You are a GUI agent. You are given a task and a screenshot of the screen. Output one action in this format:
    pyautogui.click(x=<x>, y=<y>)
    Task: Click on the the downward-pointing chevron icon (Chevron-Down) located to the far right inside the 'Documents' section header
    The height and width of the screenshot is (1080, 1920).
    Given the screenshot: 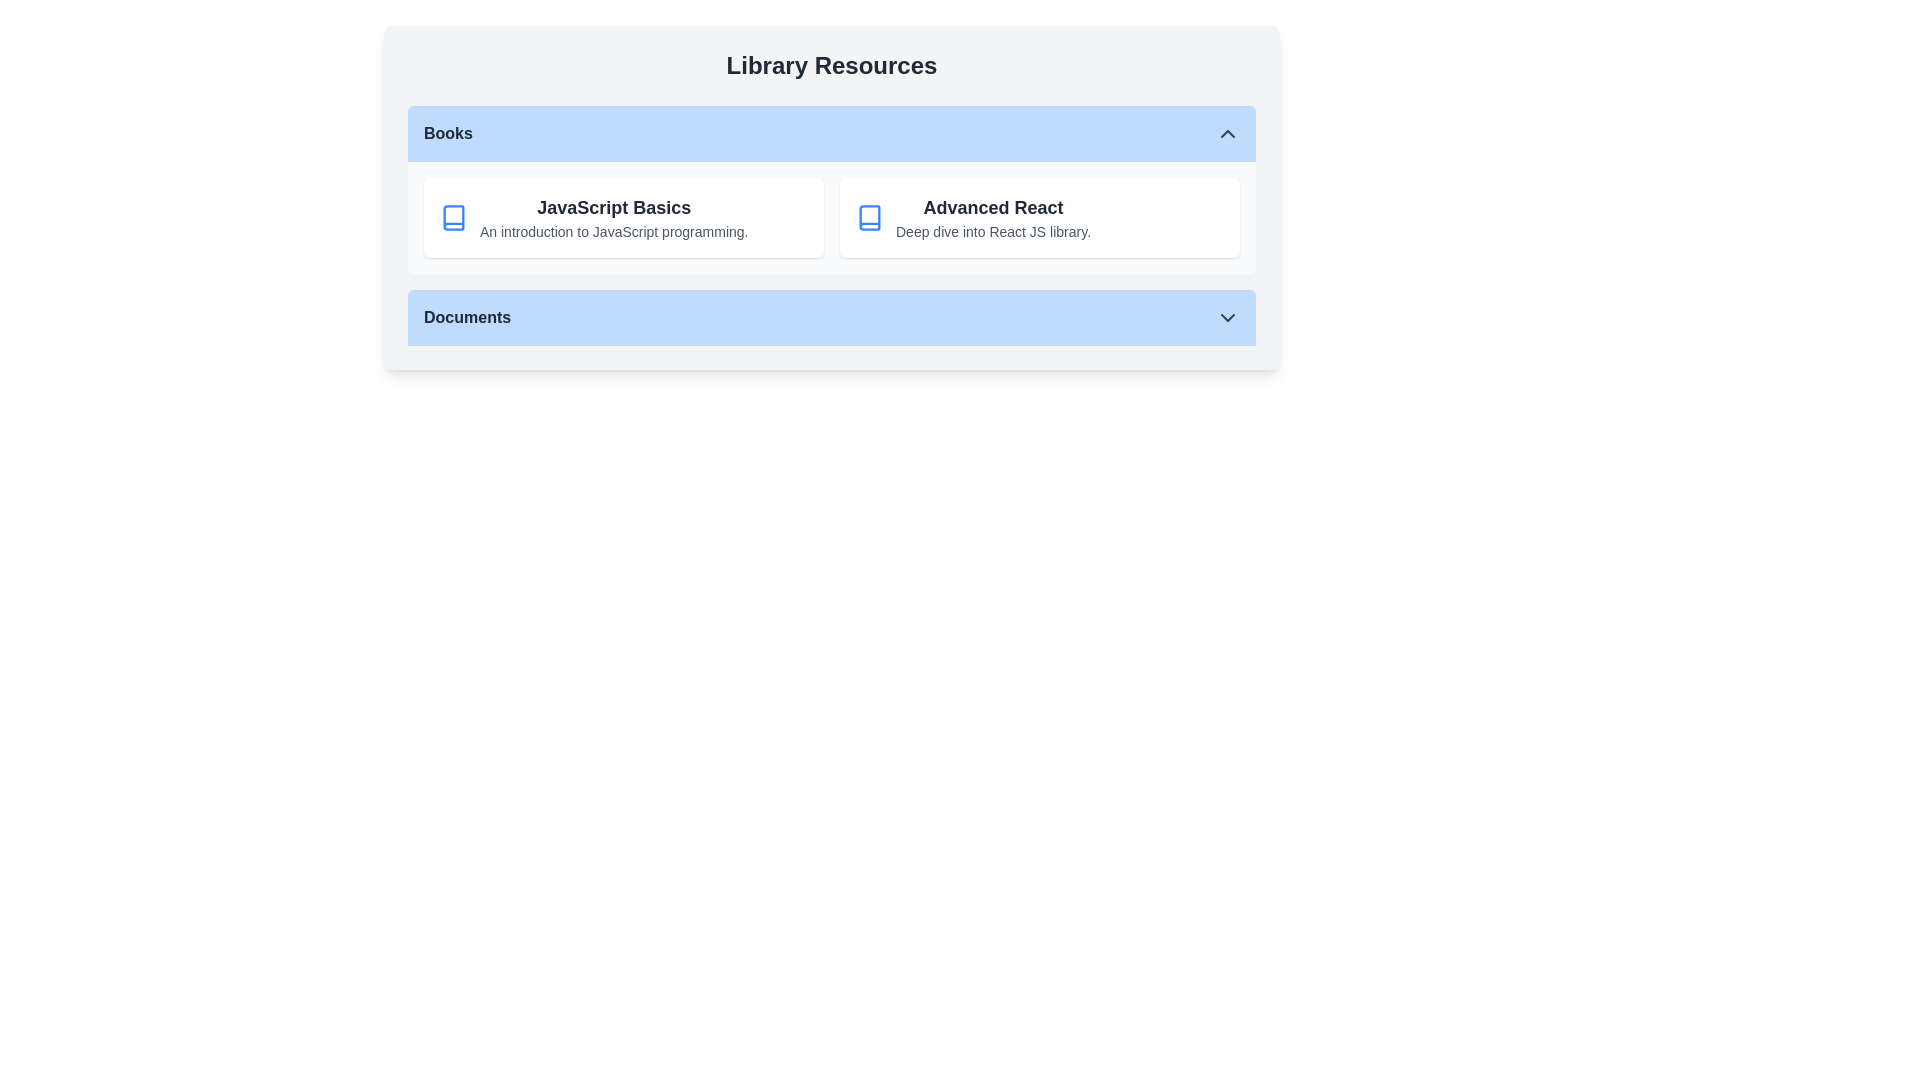 What is the action you would take?
    pyautogui.click(x=1227, y=316)
    